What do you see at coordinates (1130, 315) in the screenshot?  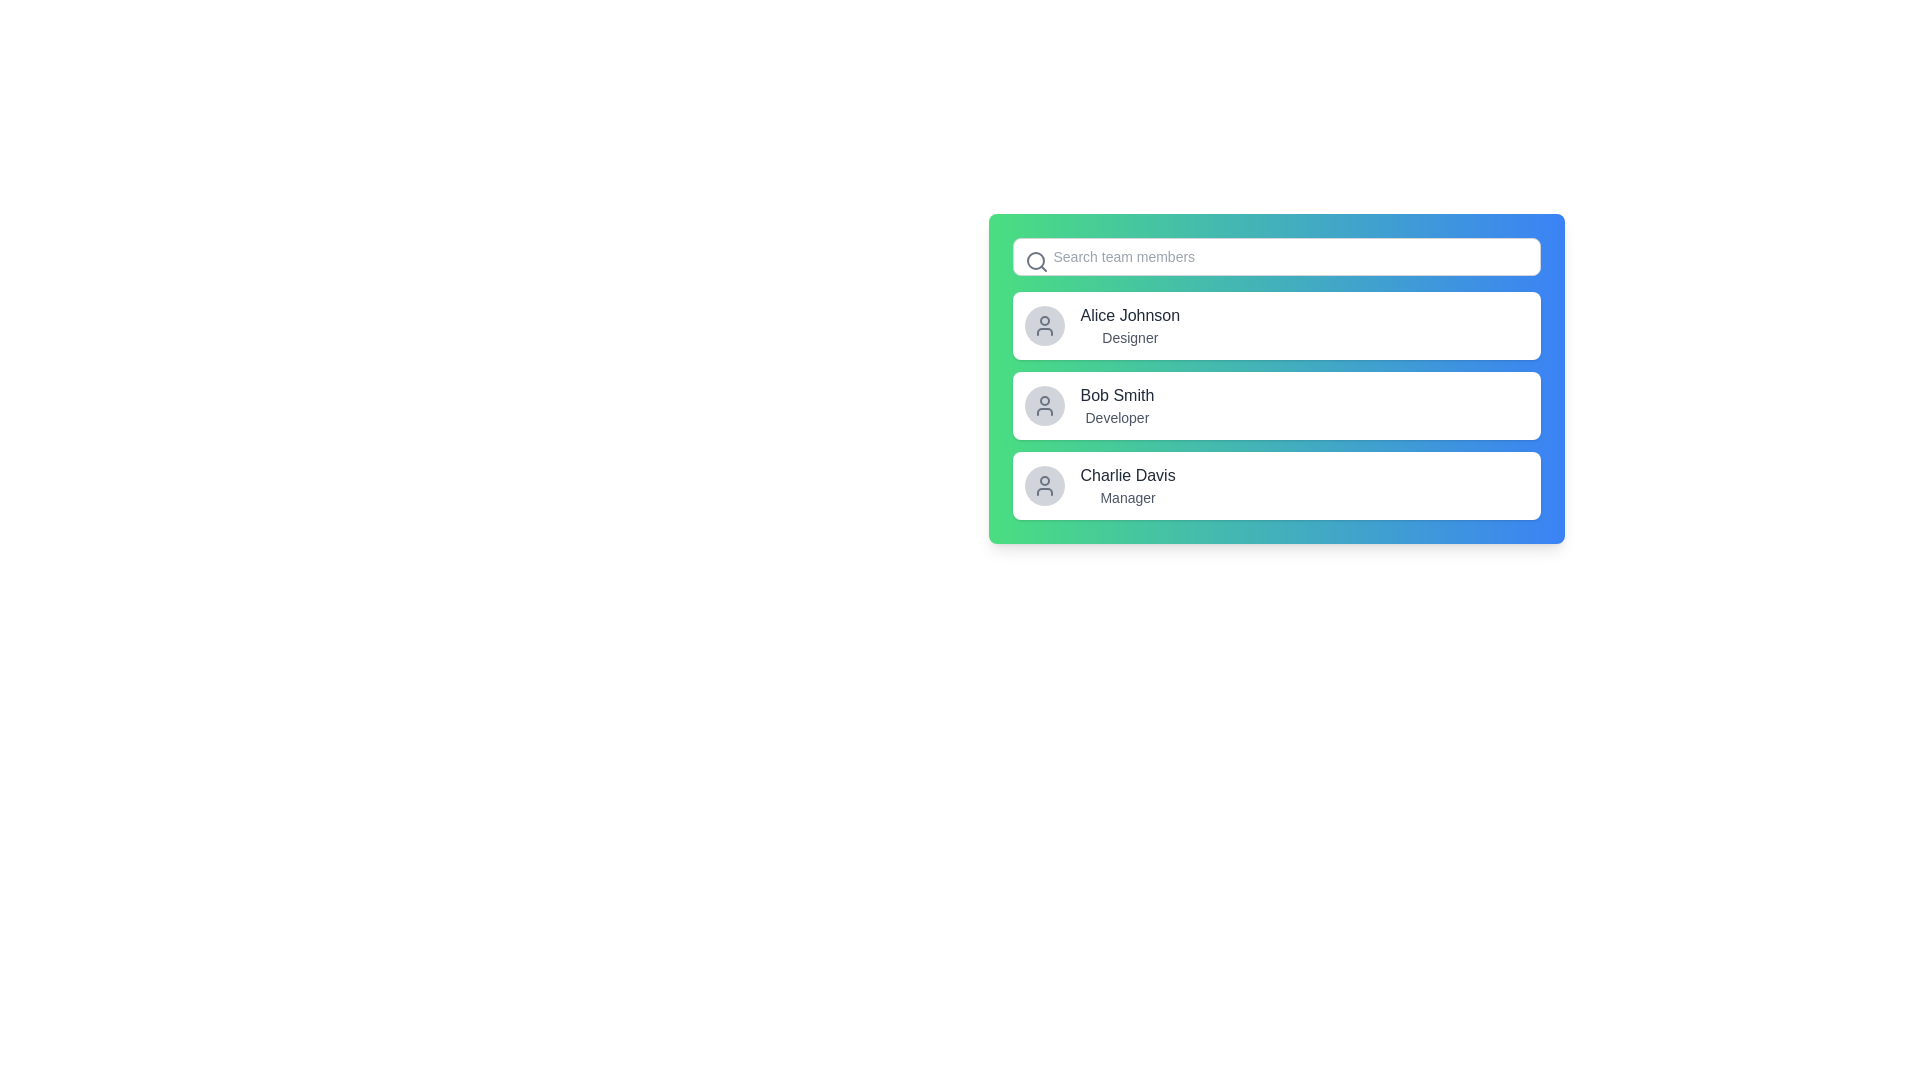 I see `text content of the label displaying 'Alice Johnson', the first entry in the vertical list of team members` at bounding box center [1130, 315].